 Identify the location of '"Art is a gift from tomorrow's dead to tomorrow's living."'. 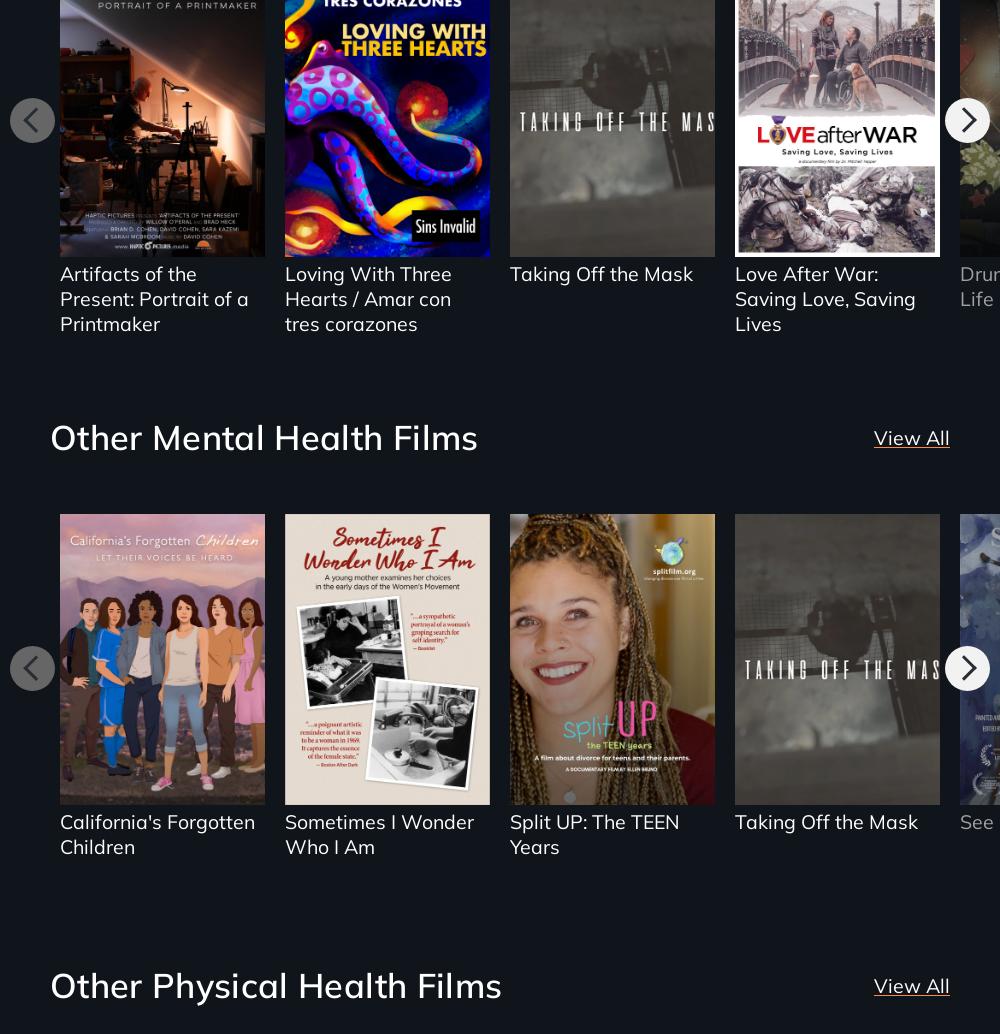
(83, 151).